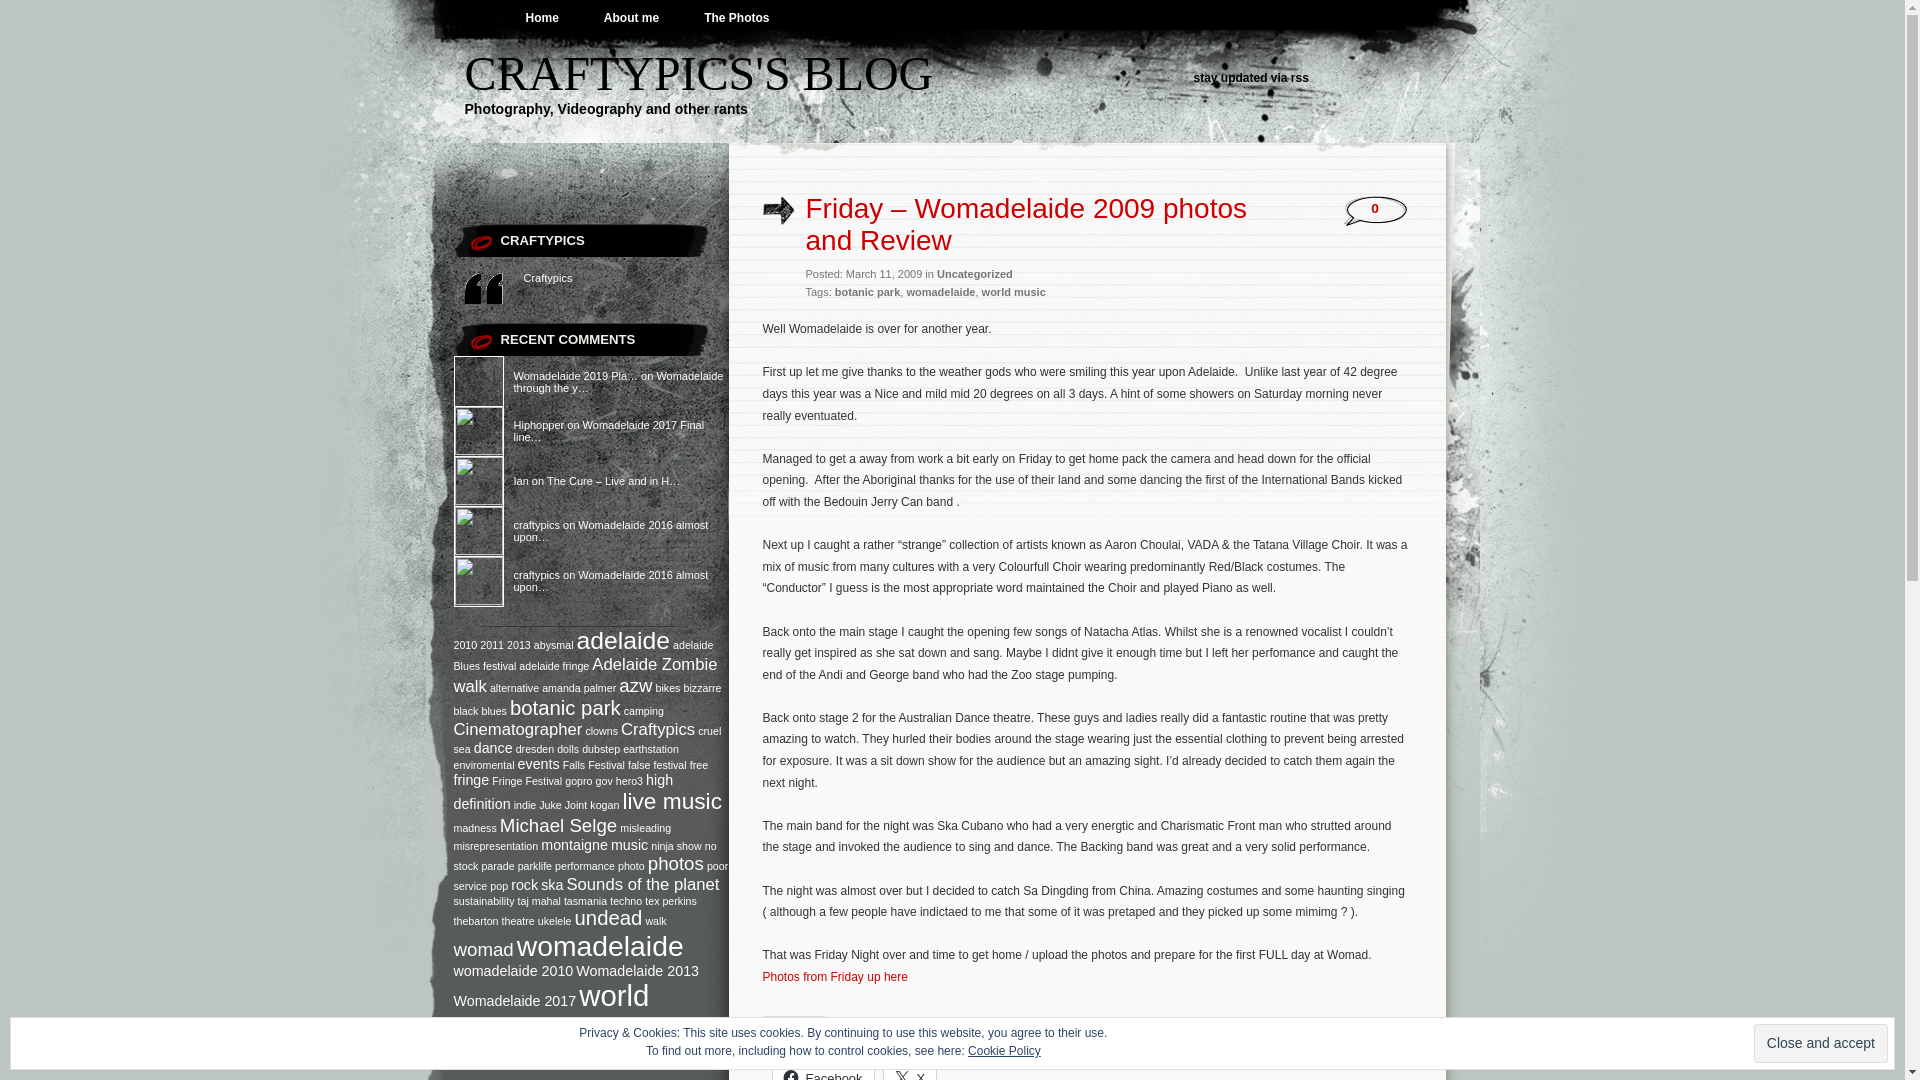 This screenshot has height=1080, width=1920. Describe the element at coordinates (453, 901) in the screenshot. I see `'sustainability'` at that location.